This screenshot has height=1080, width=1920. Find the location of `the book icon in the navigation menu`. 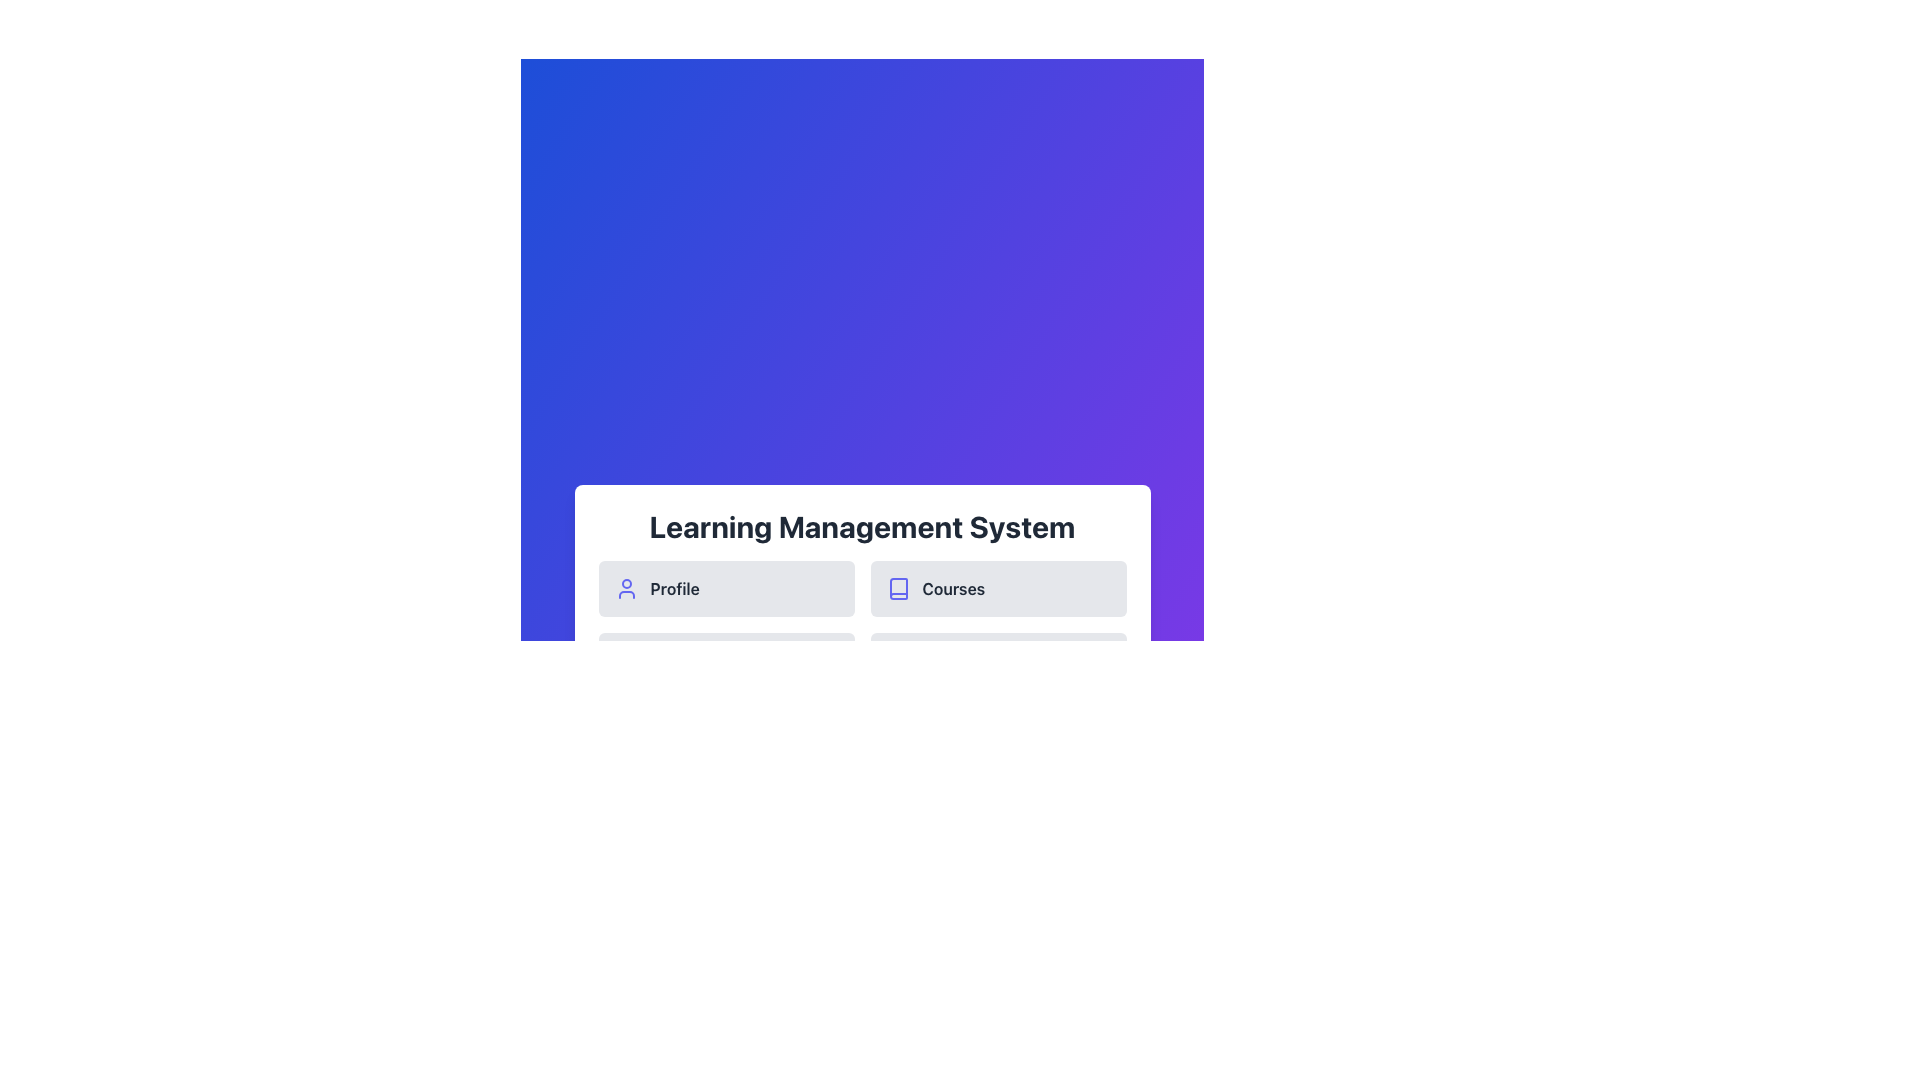

the book icon in the navigation menu is located at coordinates (897, 588).